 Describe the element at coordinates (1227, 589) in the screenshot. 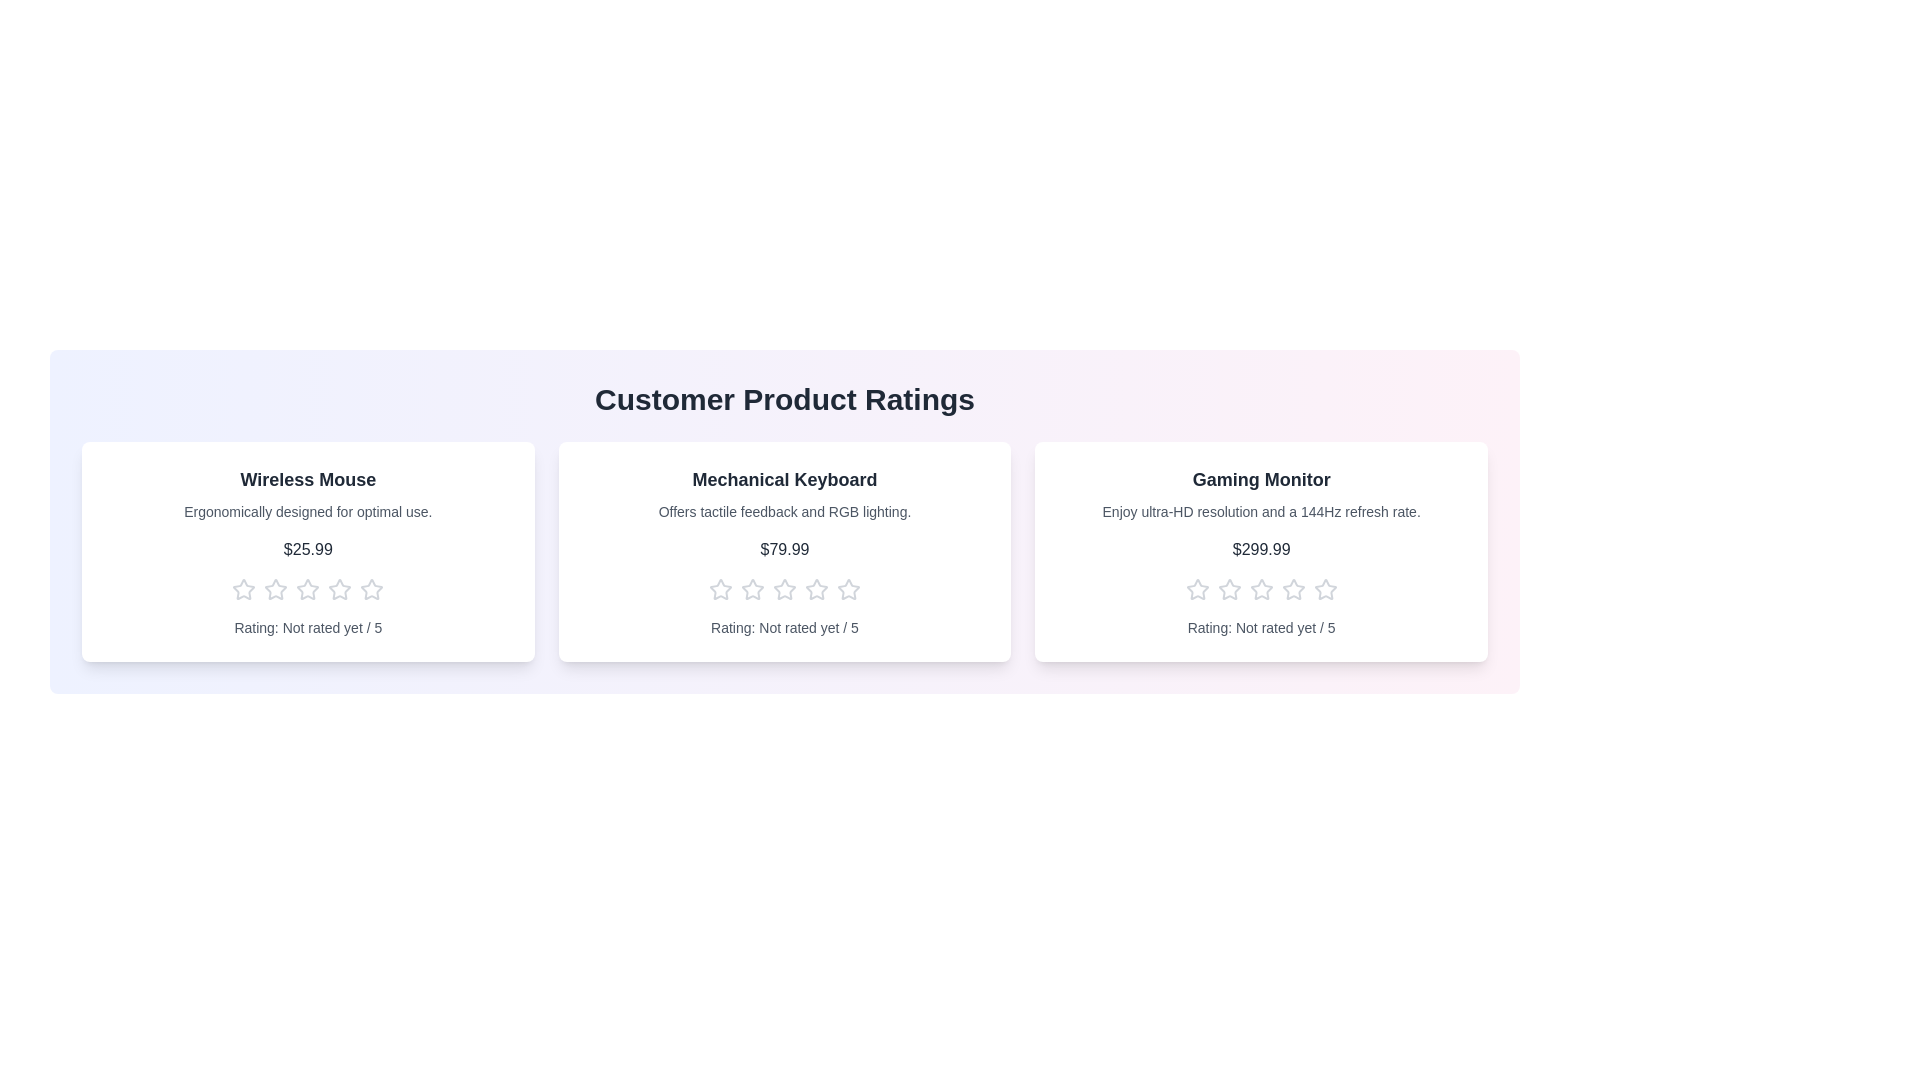

I see `the star corresponding to the rating 2 for the product Gaming Monitor` at that location.